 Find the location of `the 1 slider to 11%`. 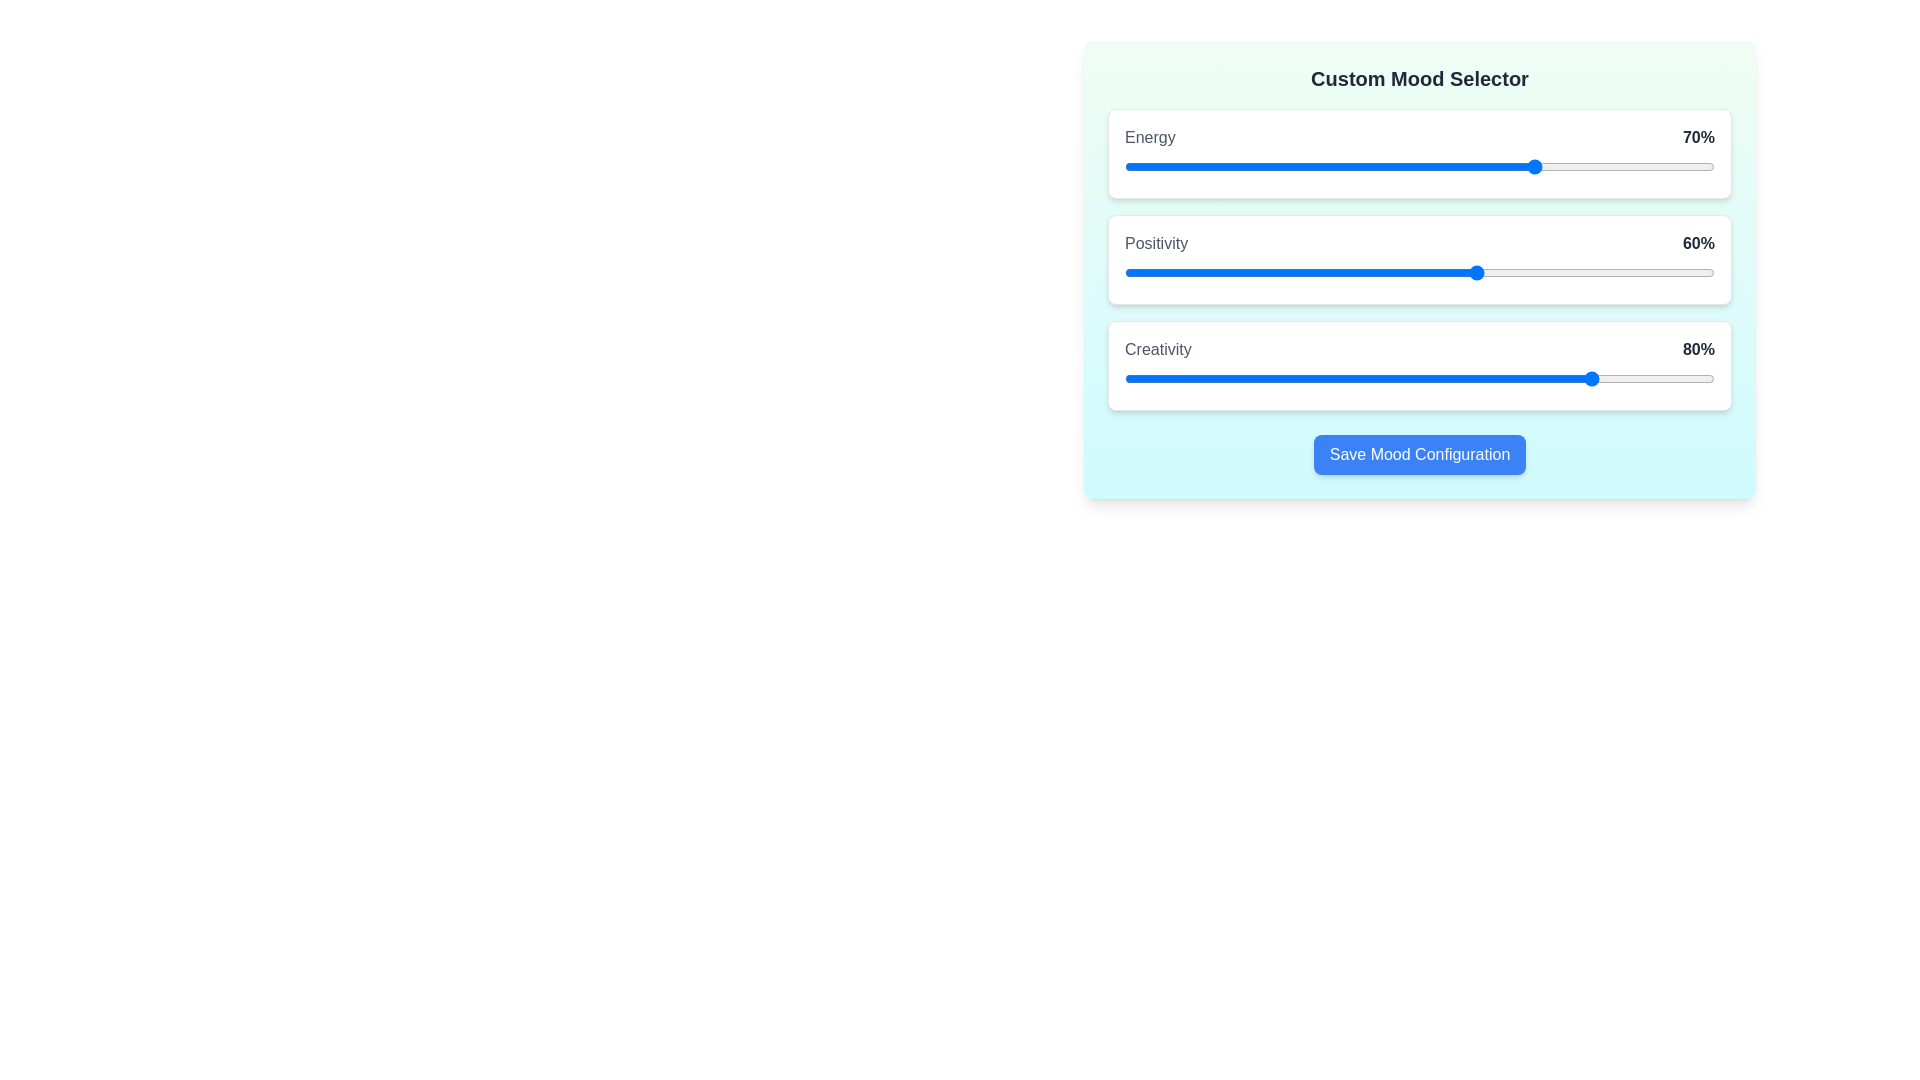

the 1 slider to 11% is located at coordinates (1189, 273).